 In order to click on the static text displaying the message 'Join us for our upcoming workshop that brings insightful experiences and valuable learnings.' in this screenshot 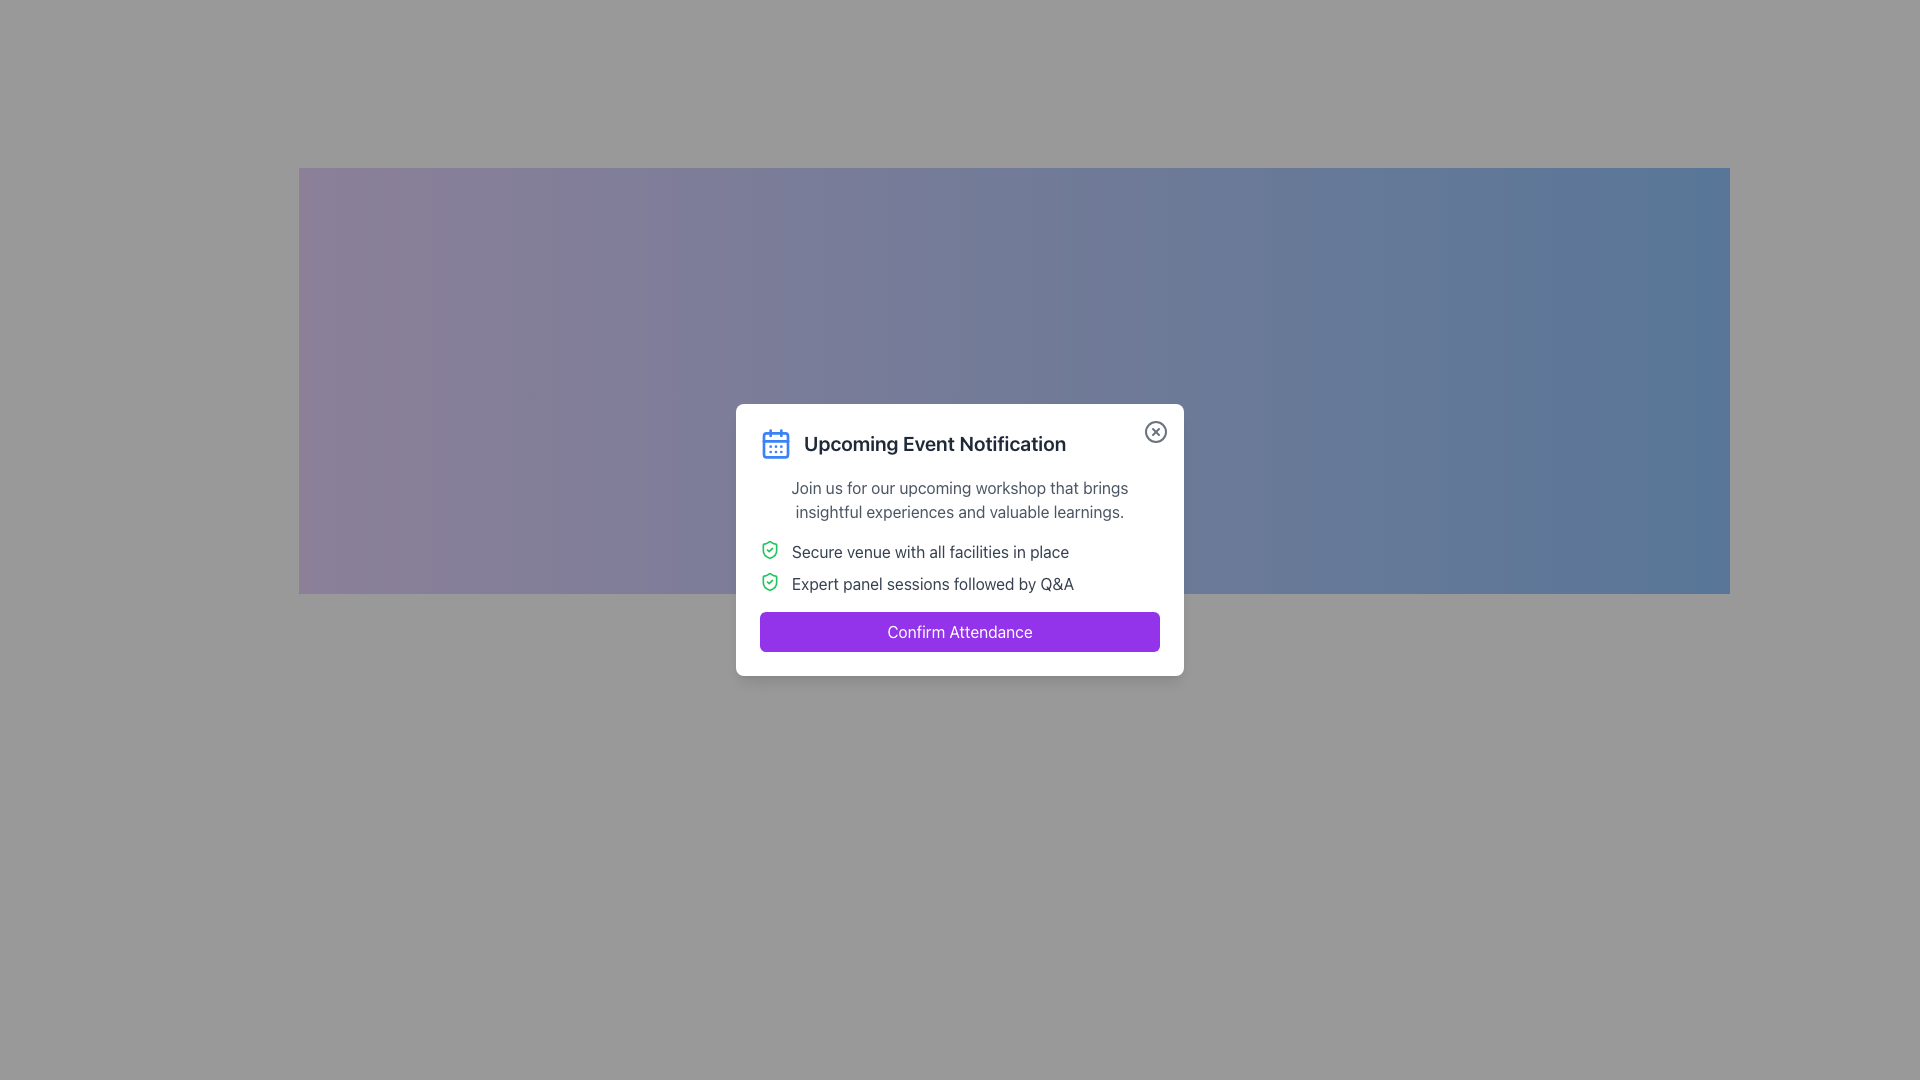, I will do `click(960, 499)`.